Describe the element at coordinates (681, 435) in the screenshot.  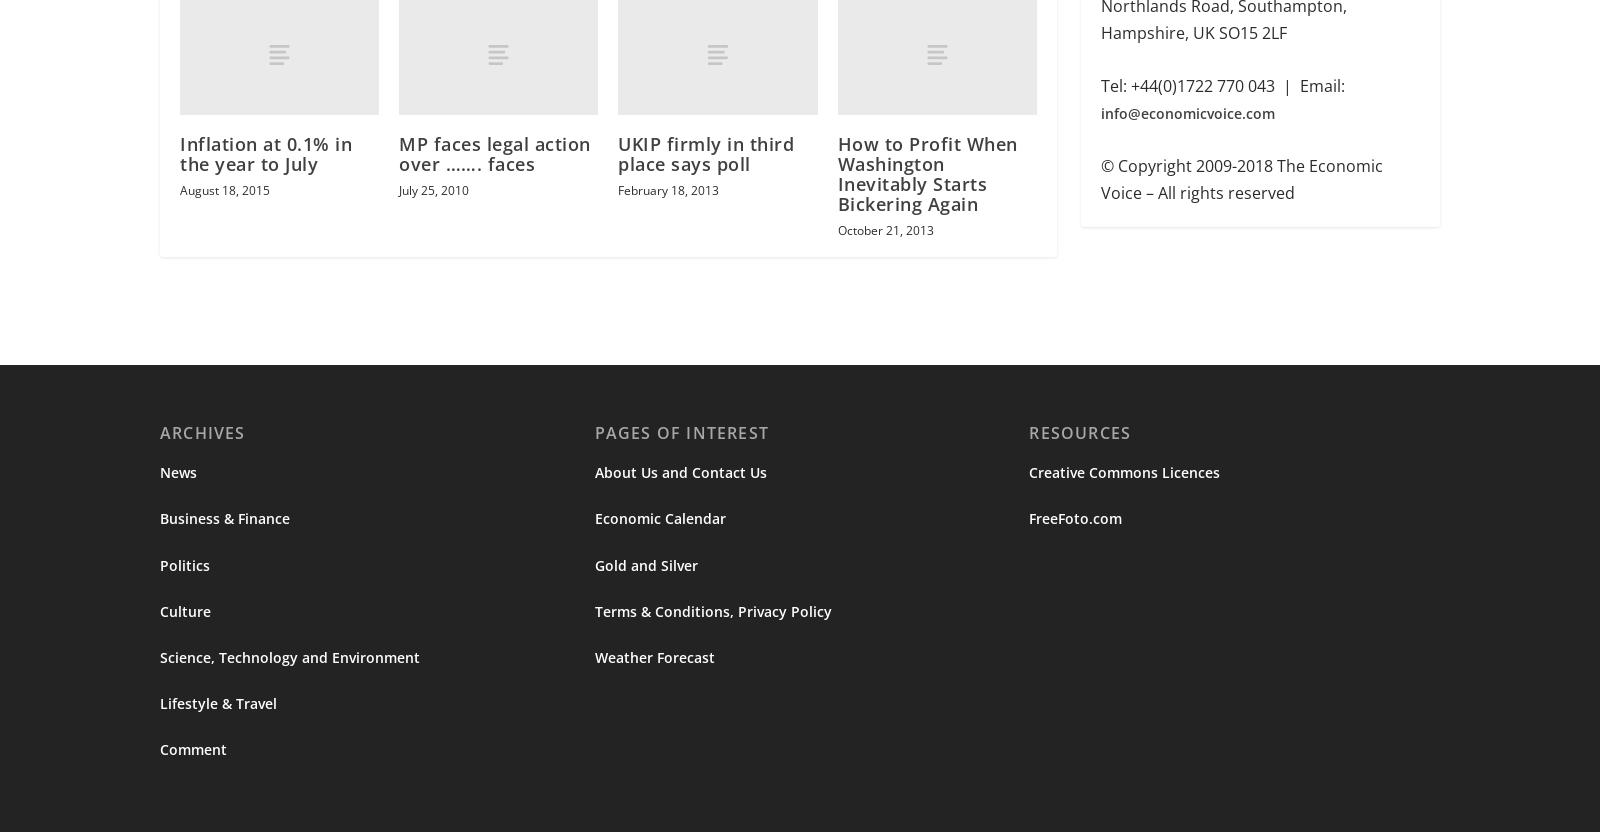
I see `'Pages of Interest'` at that location.